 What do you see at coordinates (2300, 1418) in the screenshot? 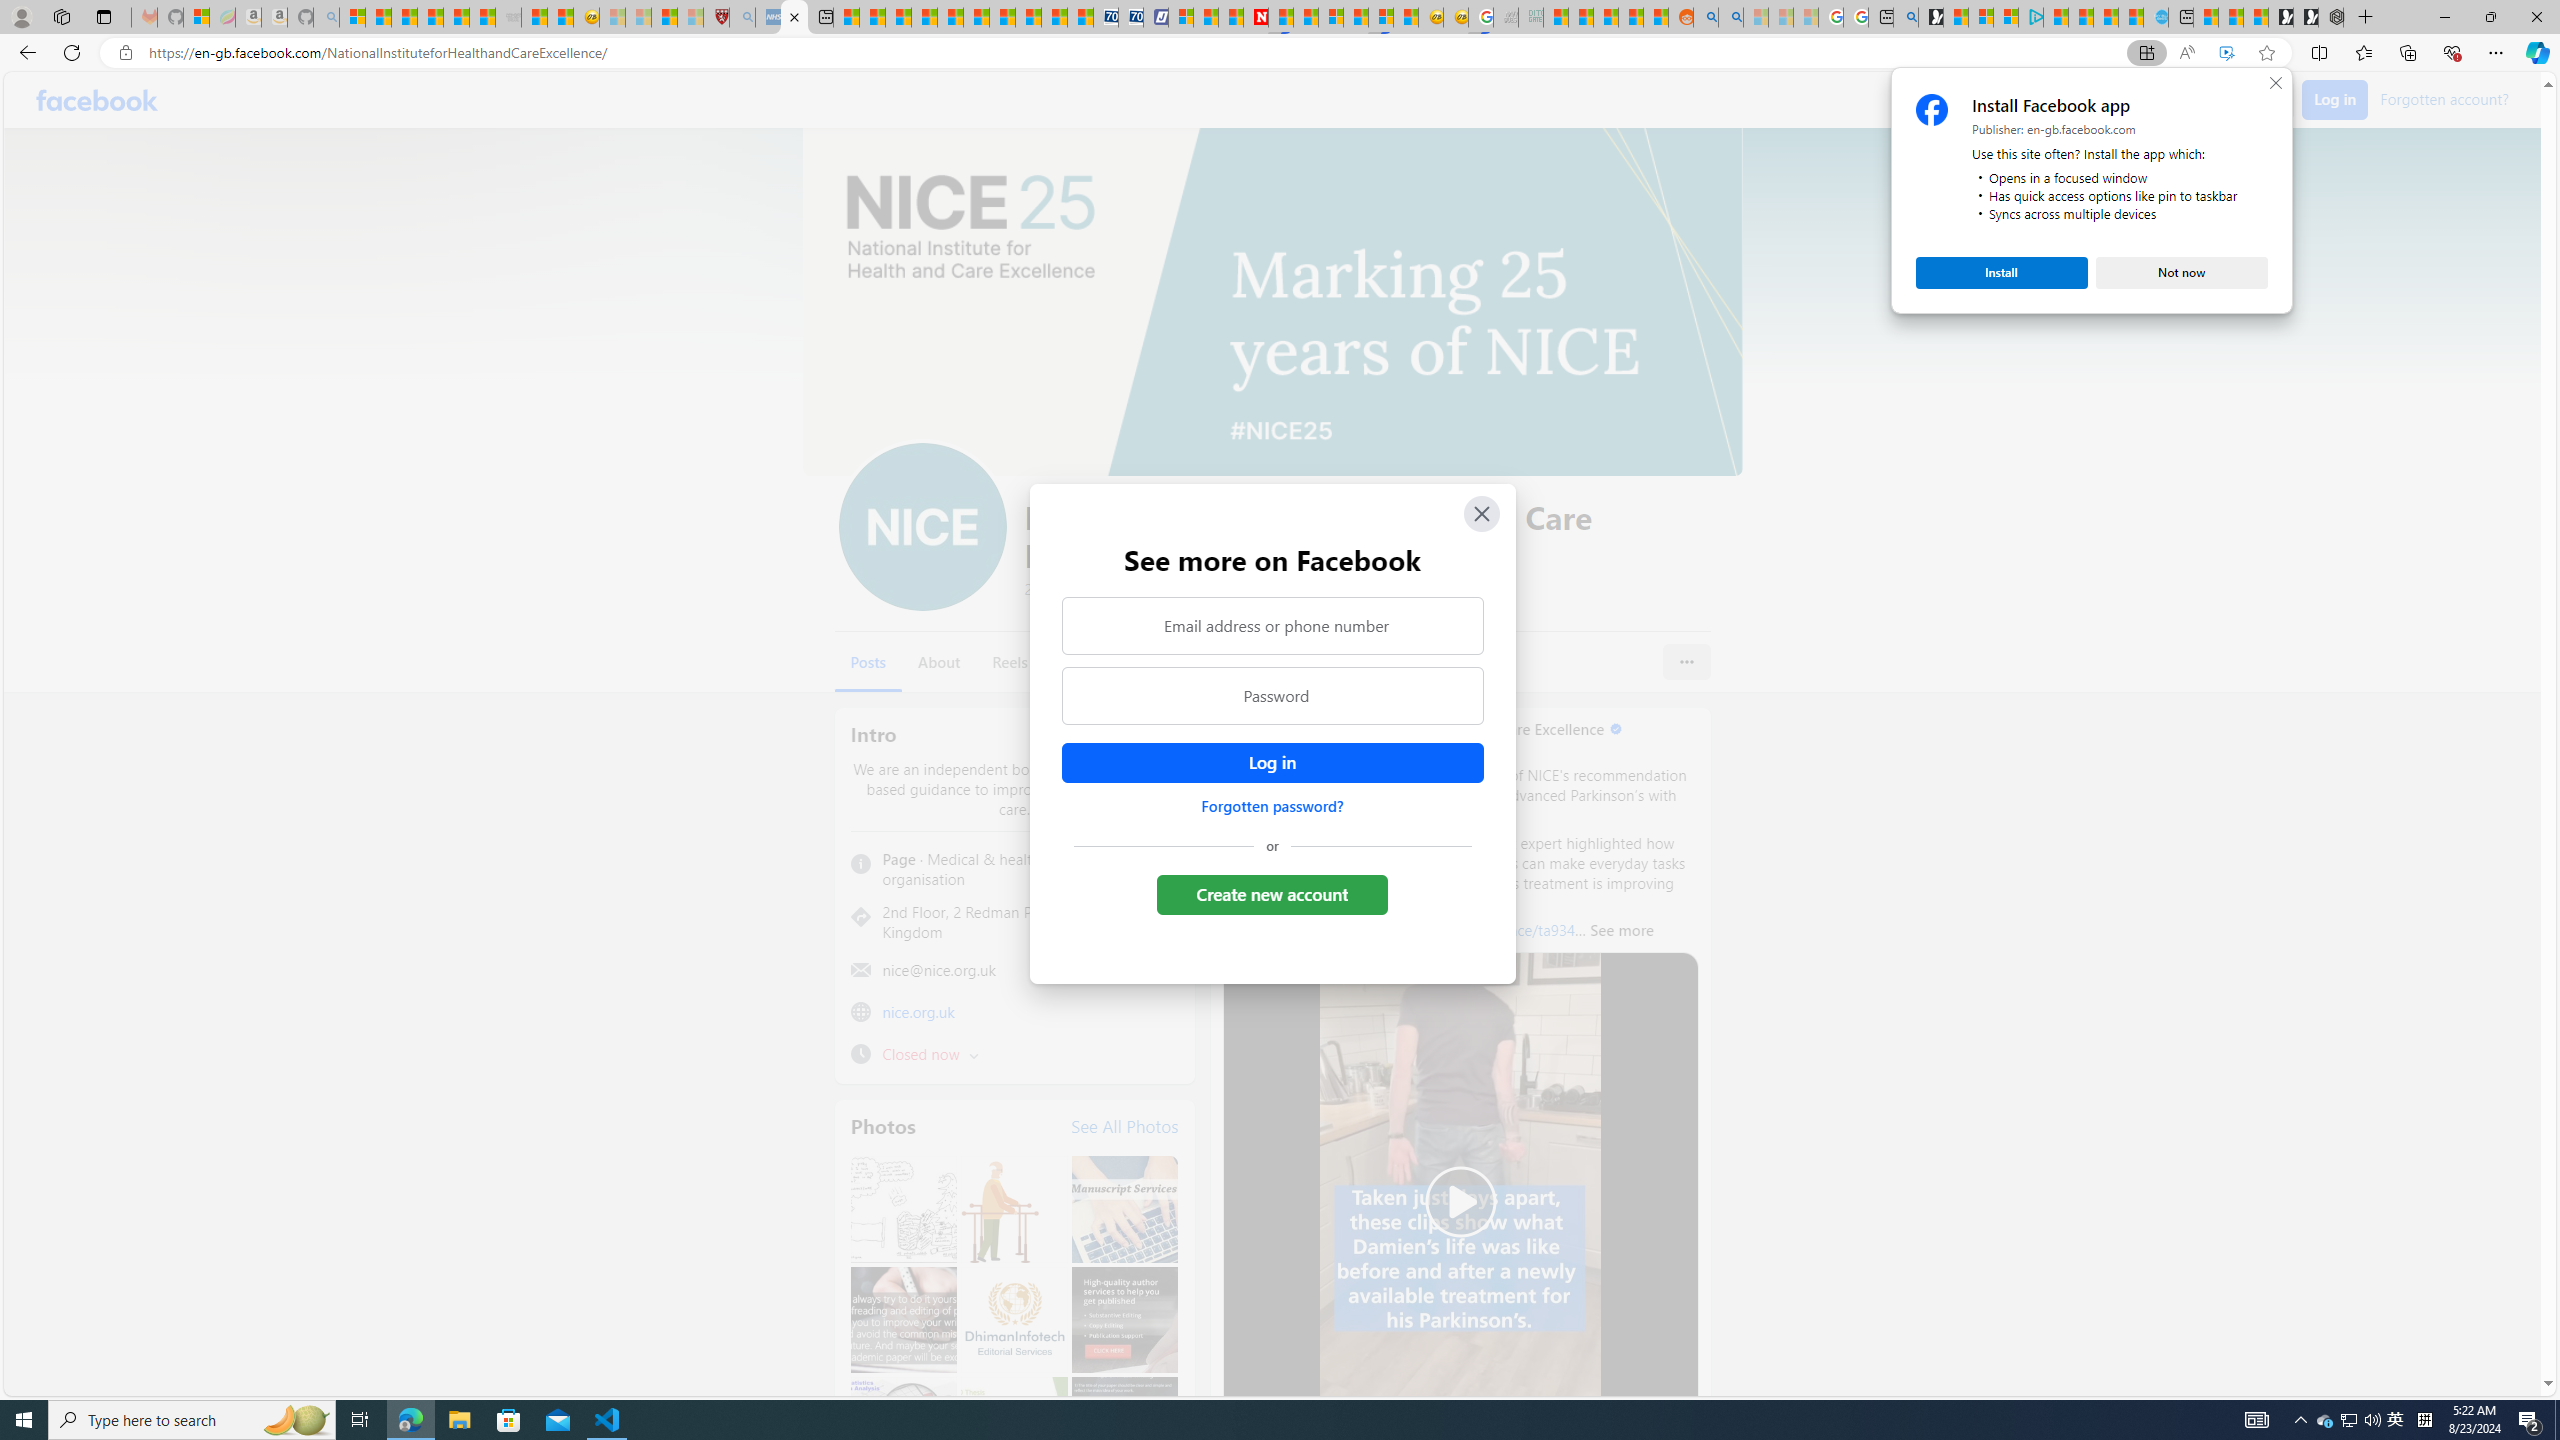
I see `'Notification Chevron'` at bounding box center [2300, 1418].